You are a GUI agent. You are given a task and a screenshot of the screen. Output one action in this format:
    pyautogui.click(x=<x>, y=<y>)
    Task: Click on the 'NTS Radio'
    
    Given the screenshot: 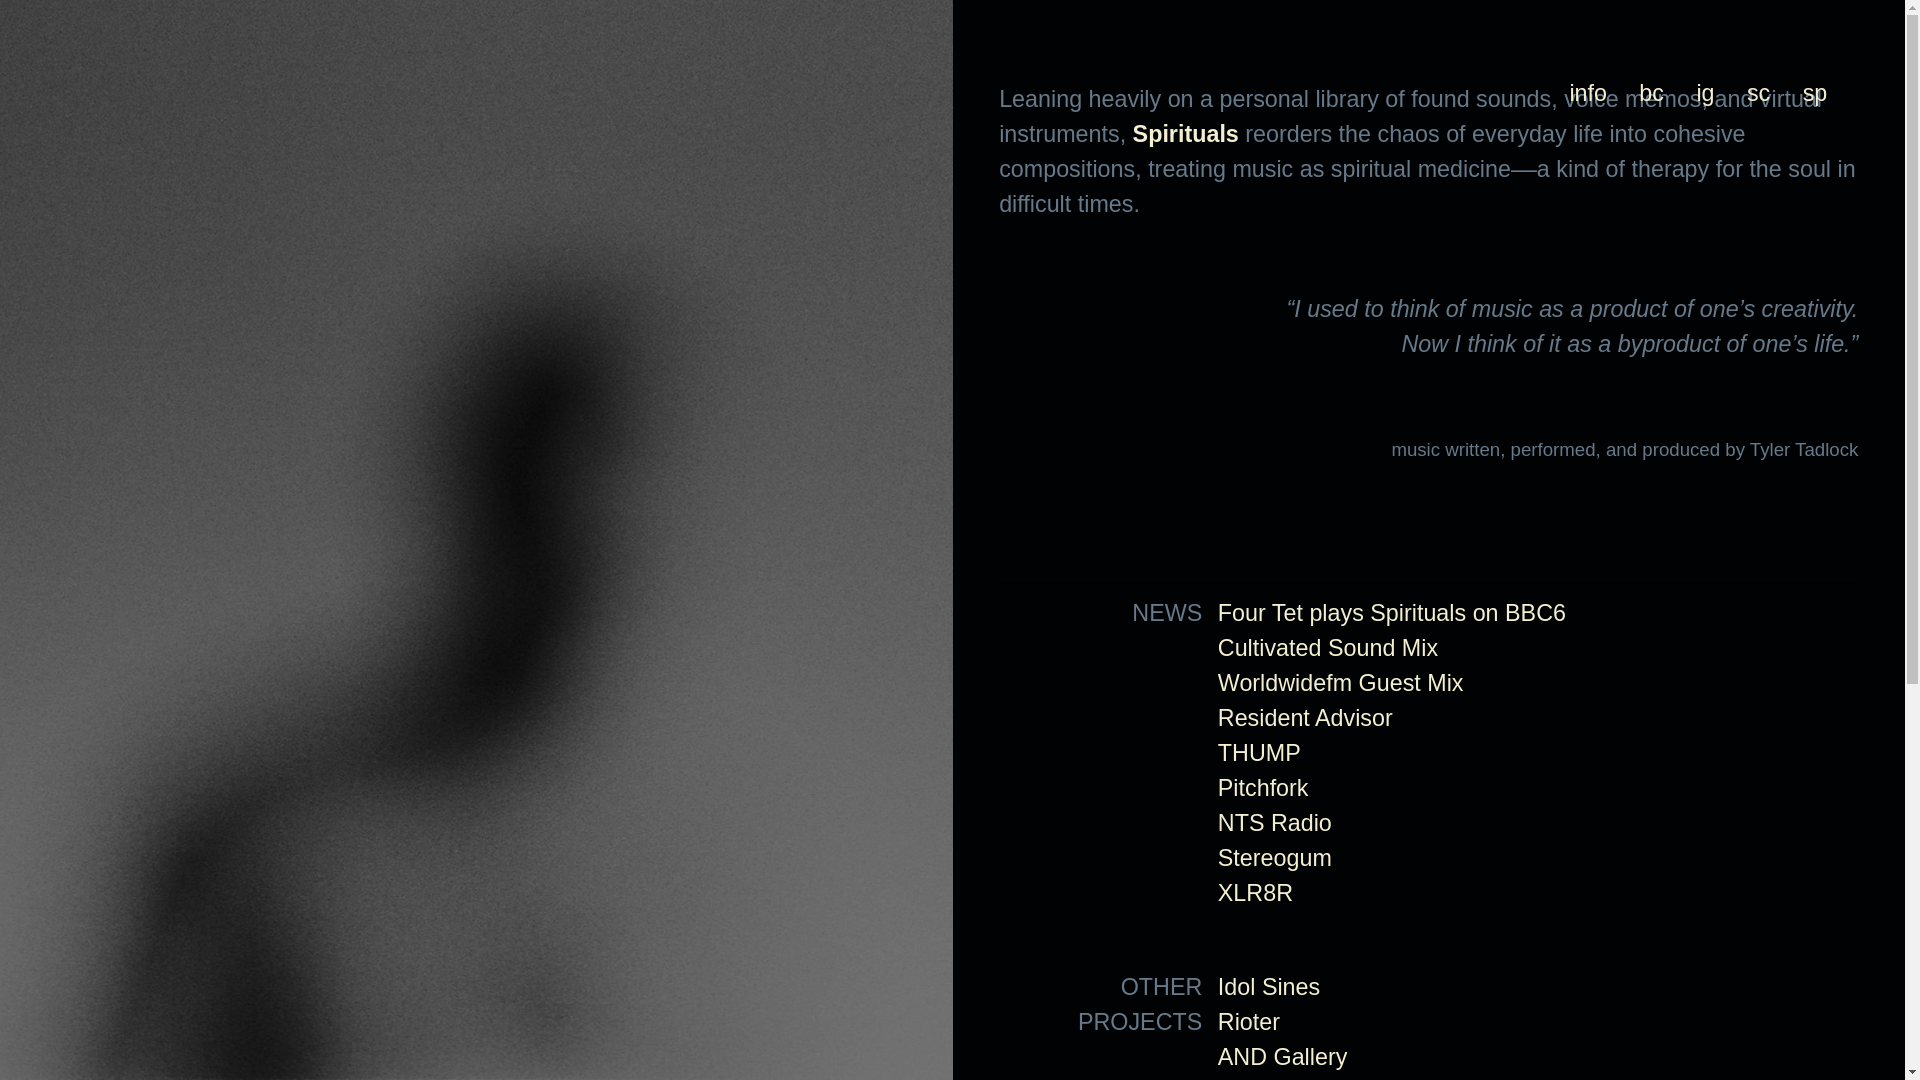 What is the action you would take?
    pyautogui.click(x=1274, y=824)
    